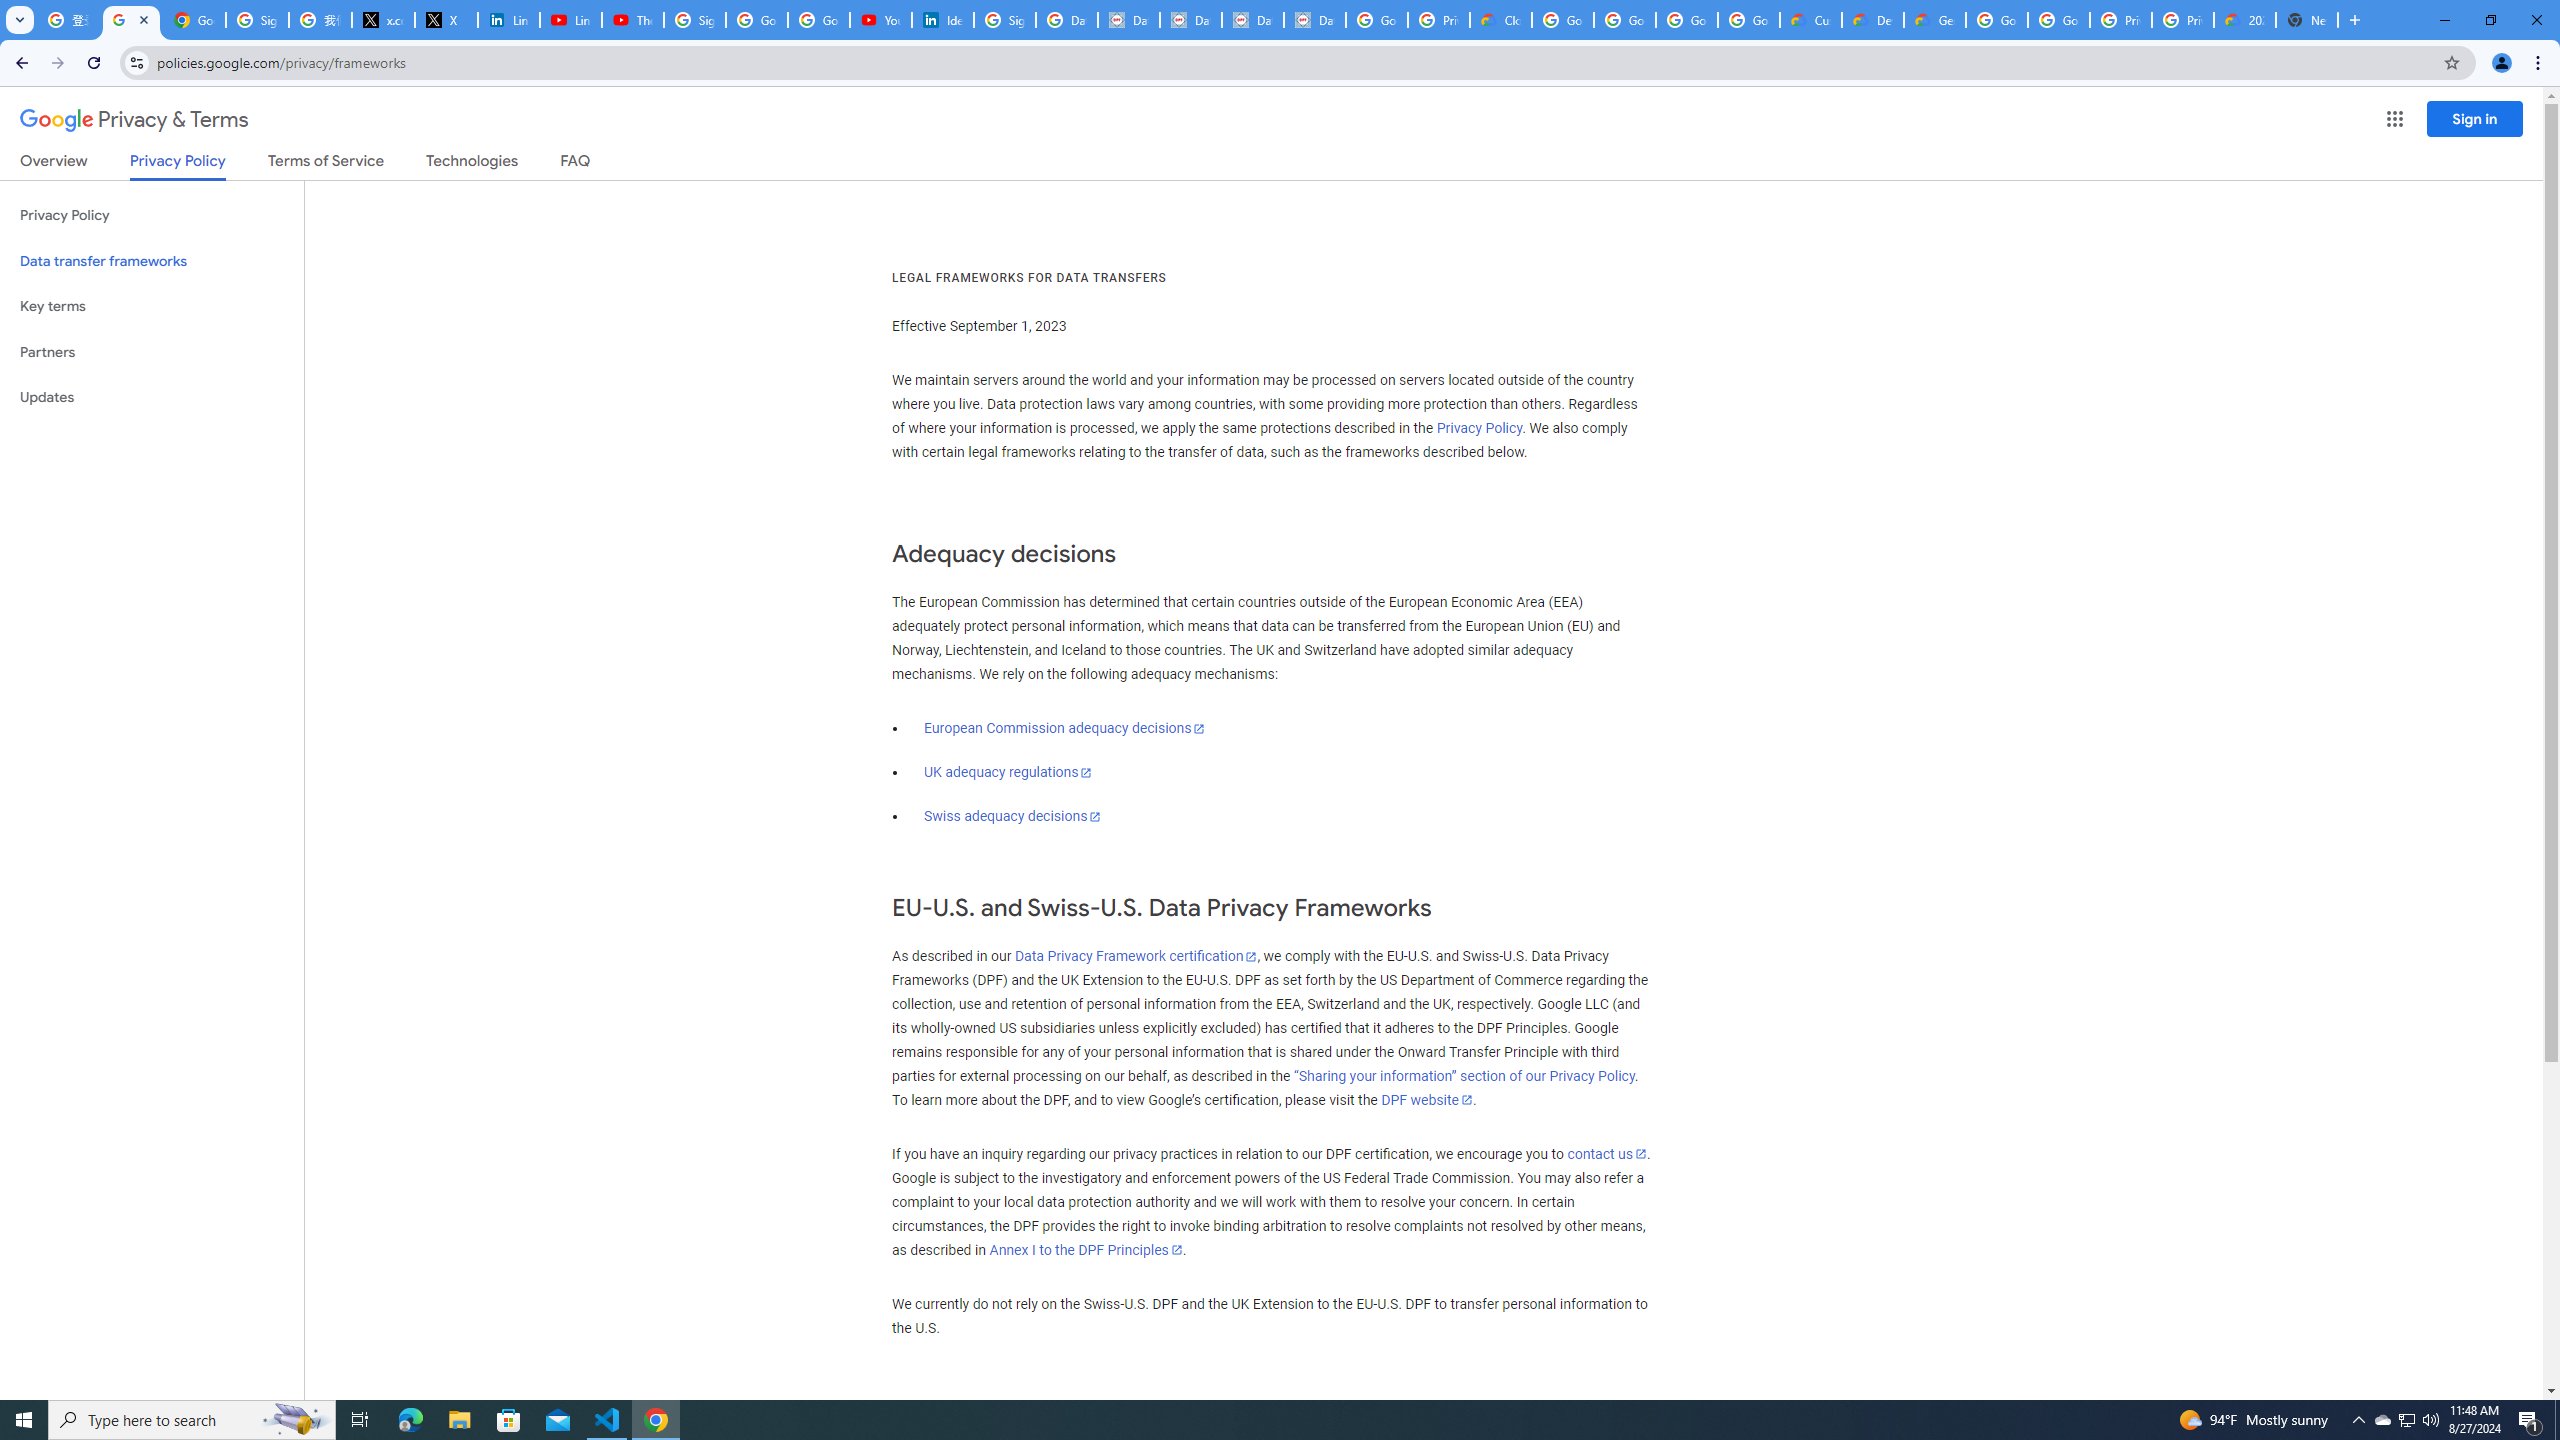 The width and height of the screenshot is (2560, 1440). I want to click on 'Cloud Data Processing Addendum | Google Cloud', so click(1500, 19).